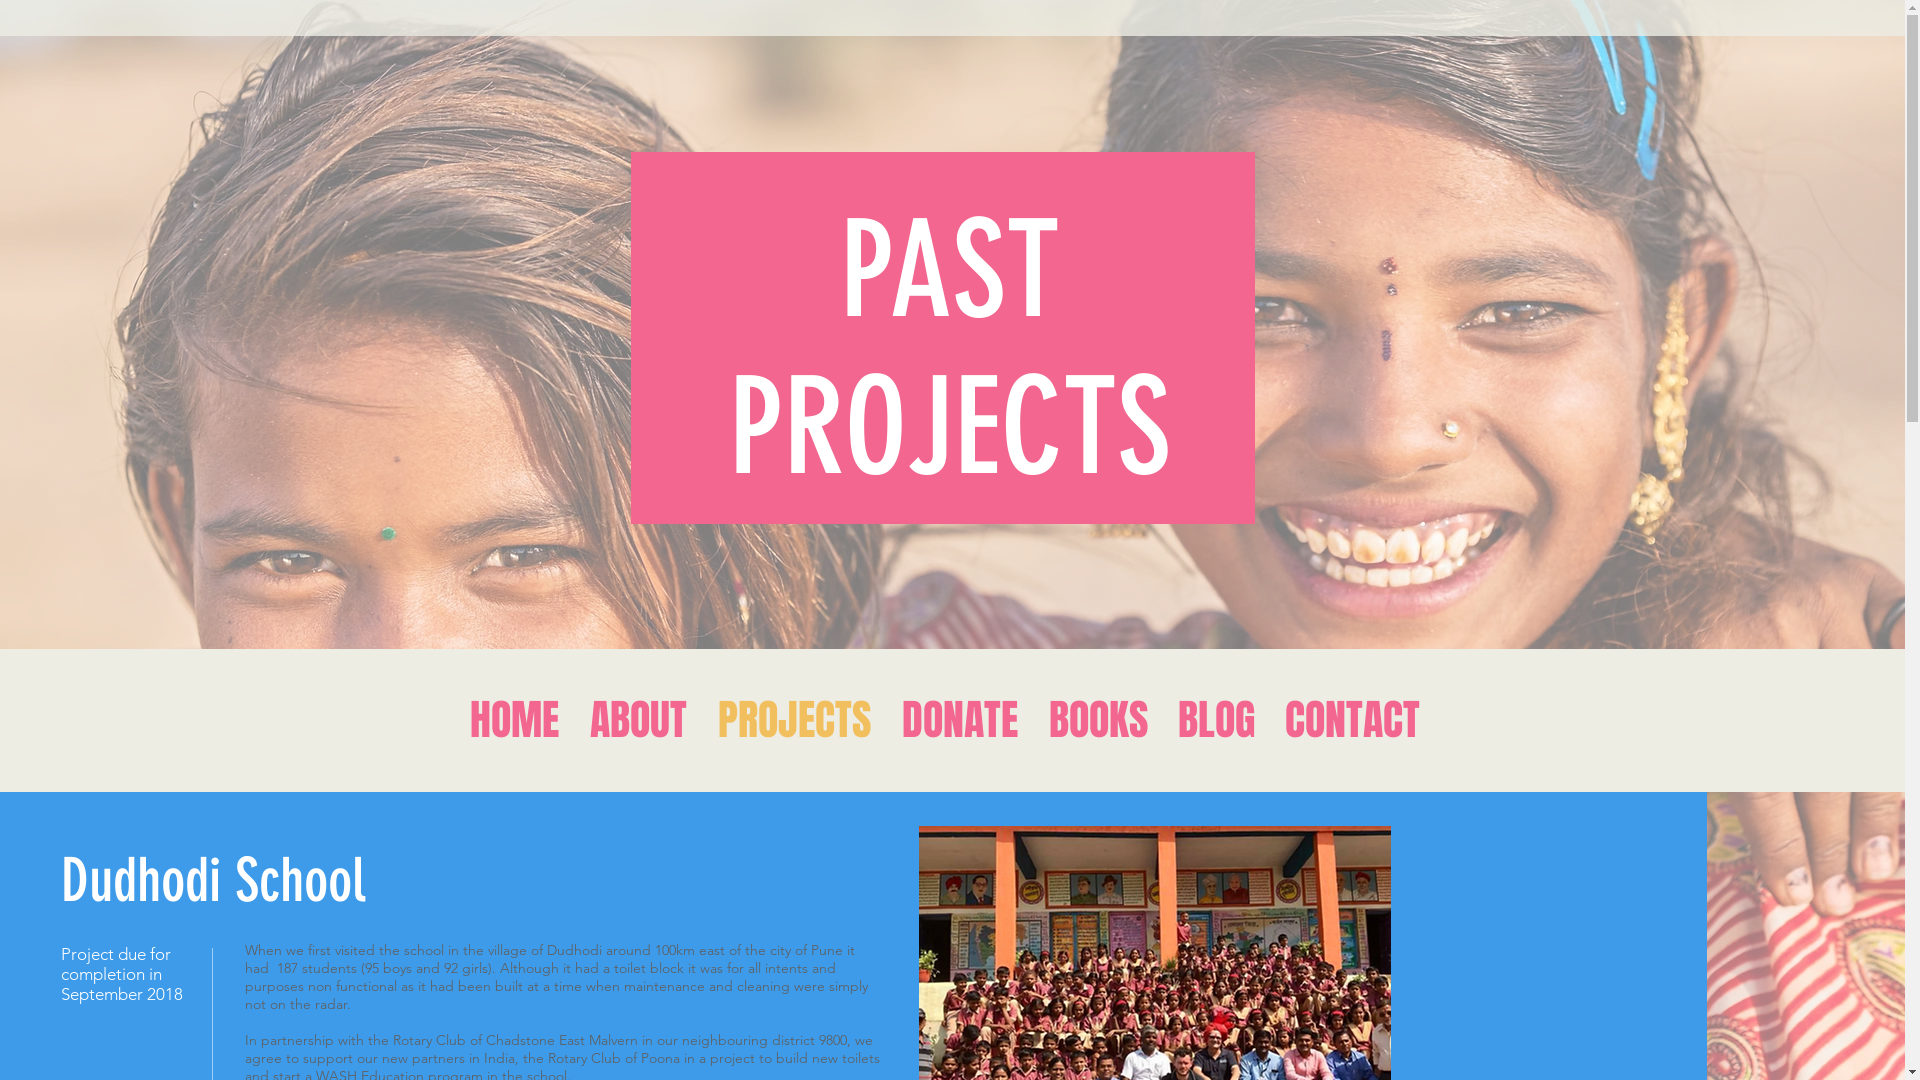 Image resolution: width=1920 pixels, height=1080 pixels. What do you see at coordinates (958, 720) in the screenshot?
I see `'DONATE'` at bounding box center [958, 720].